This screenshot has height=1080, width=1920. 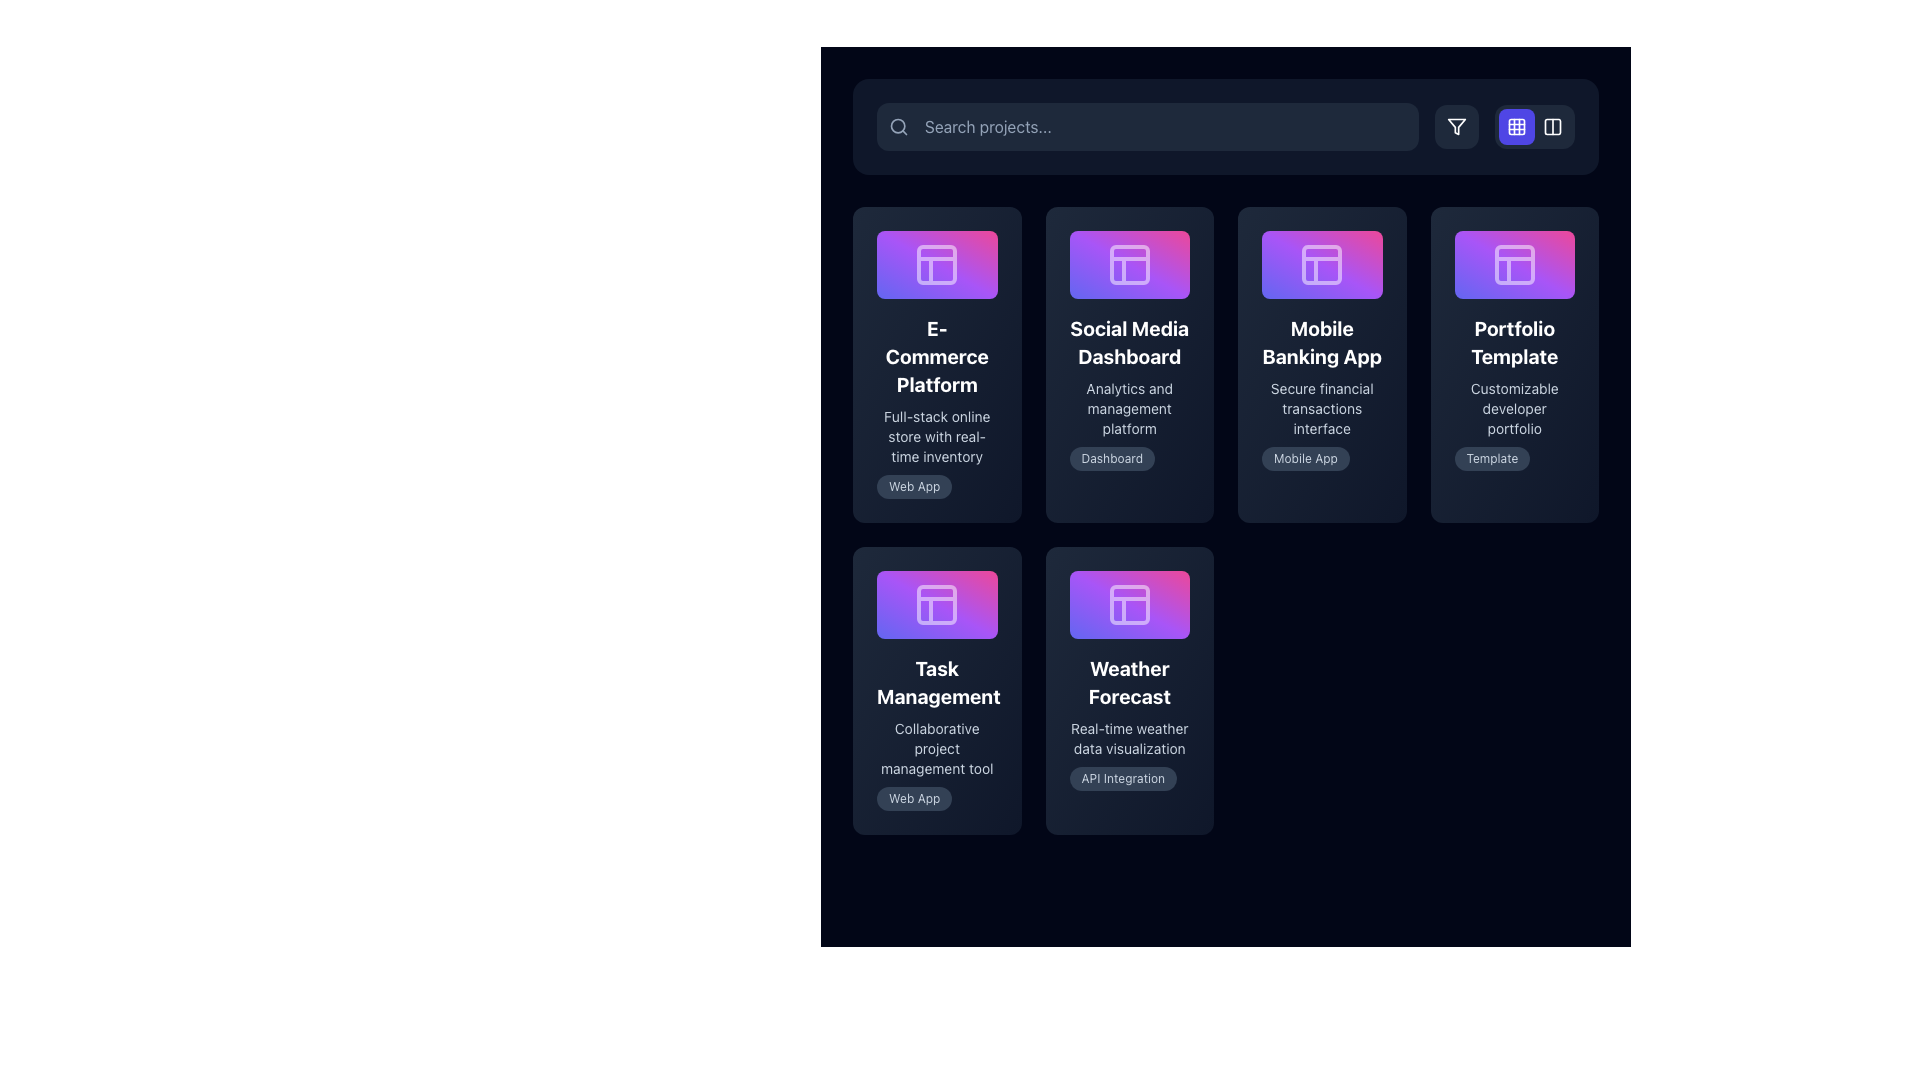 I want to click on the search icon located at the far left inside the input box used for searching projects, which appears before the placeholder text 'Search projects...', so click(x=897, y=127).